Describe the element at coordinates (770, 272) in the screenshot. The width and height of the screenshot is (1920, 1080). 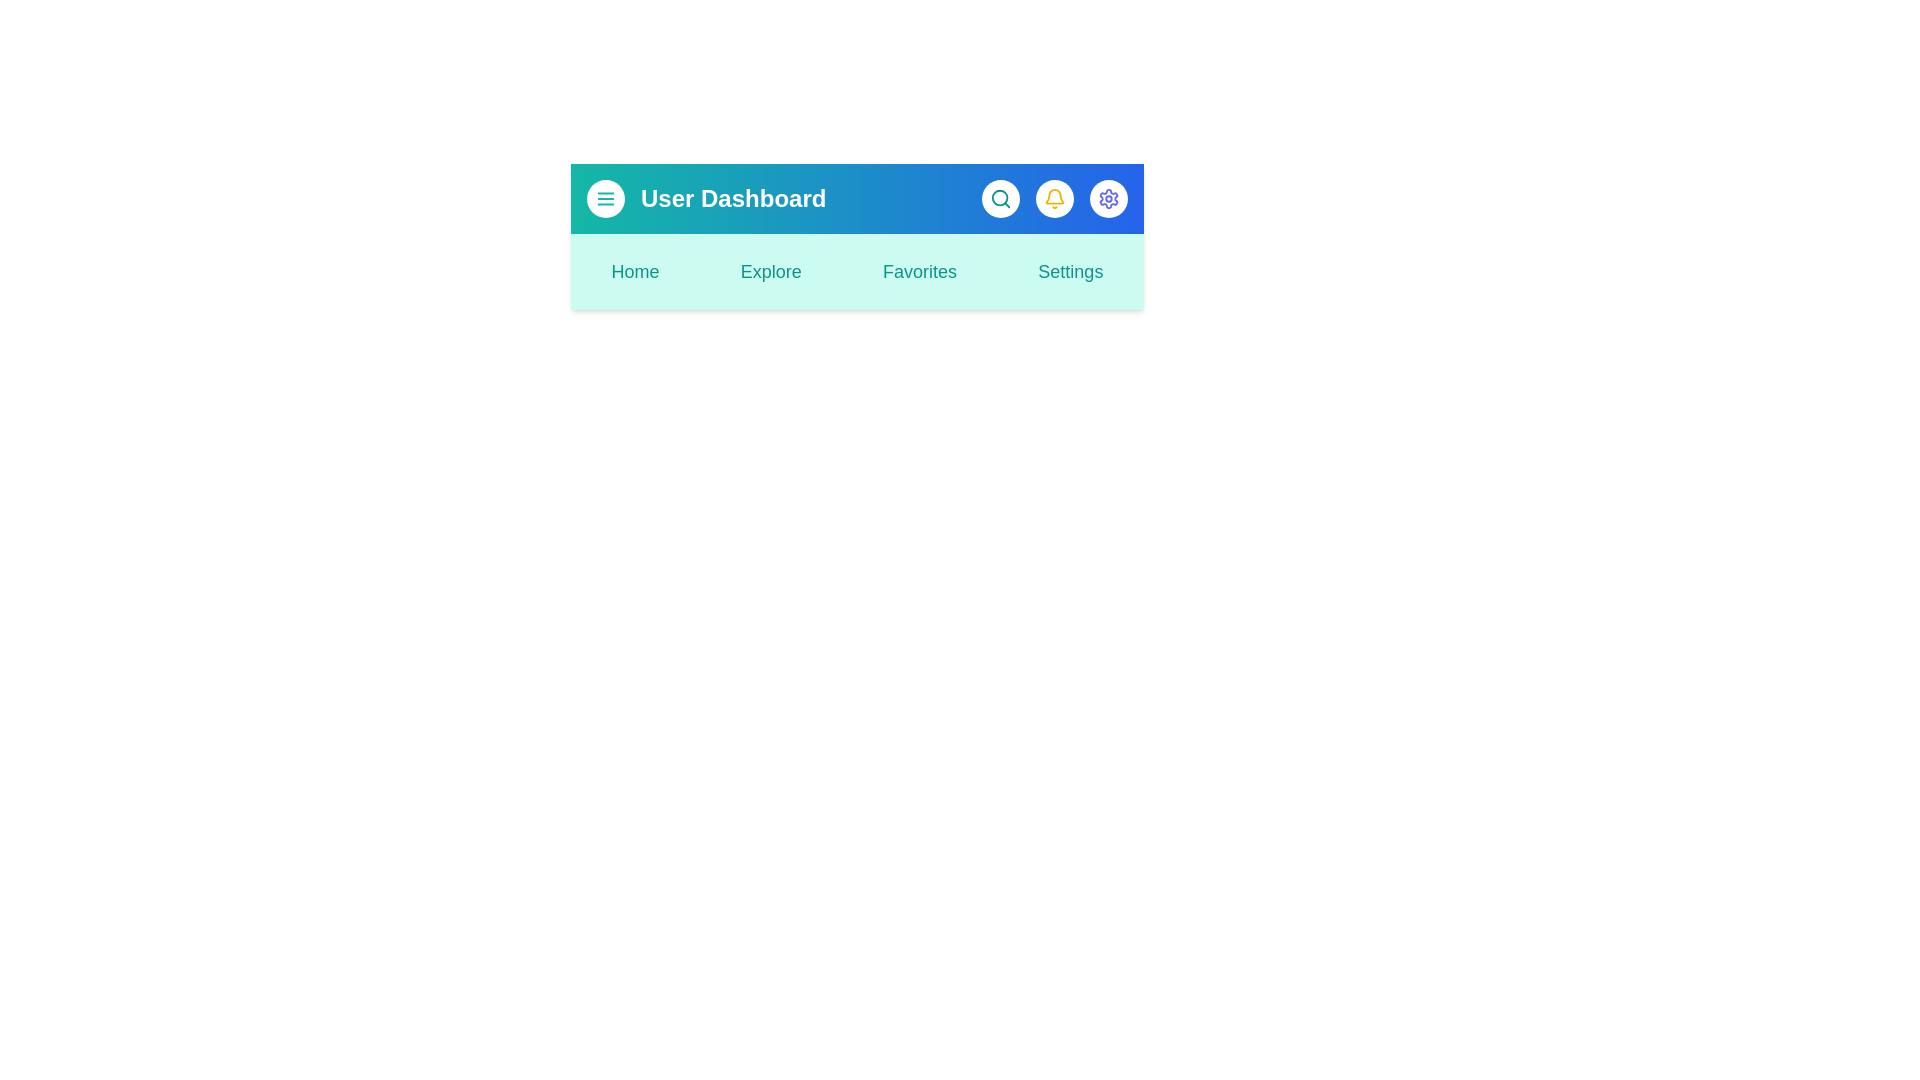
I see `the navigation link corresponding to Explore` at that location.